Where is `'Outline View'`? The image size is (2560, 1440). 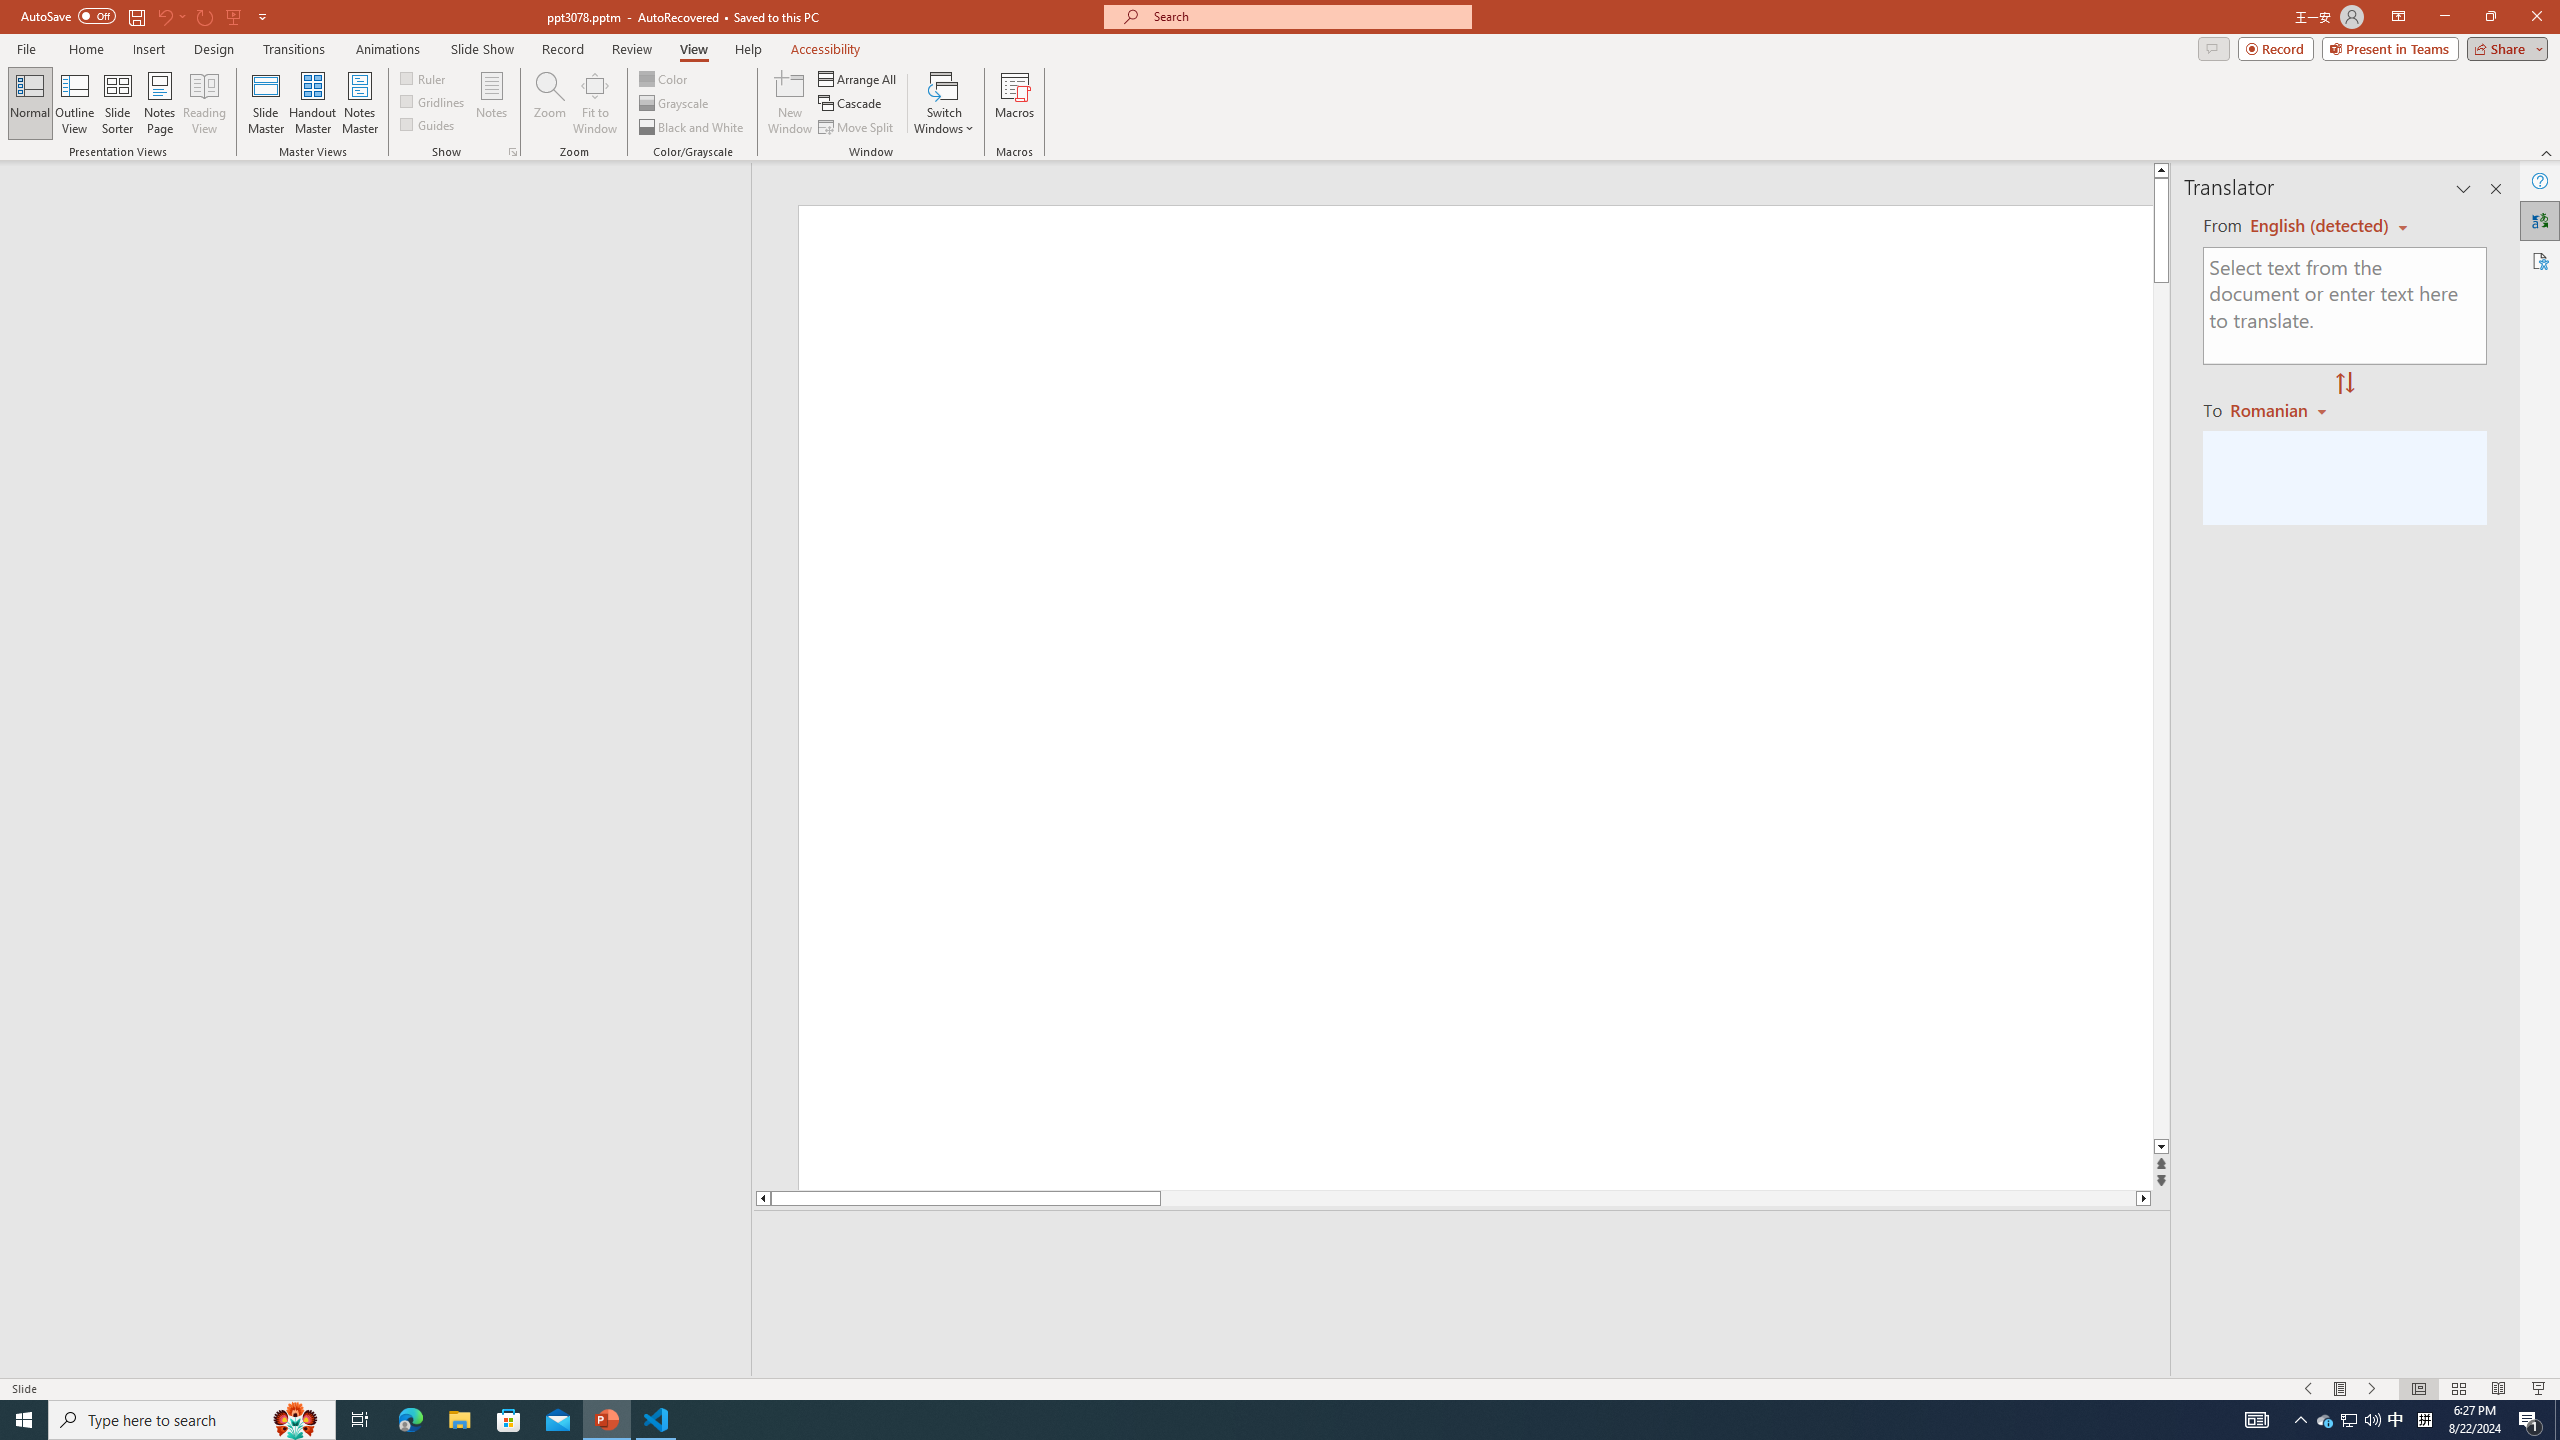
'Outline View' is located at coordinates (74, 103).